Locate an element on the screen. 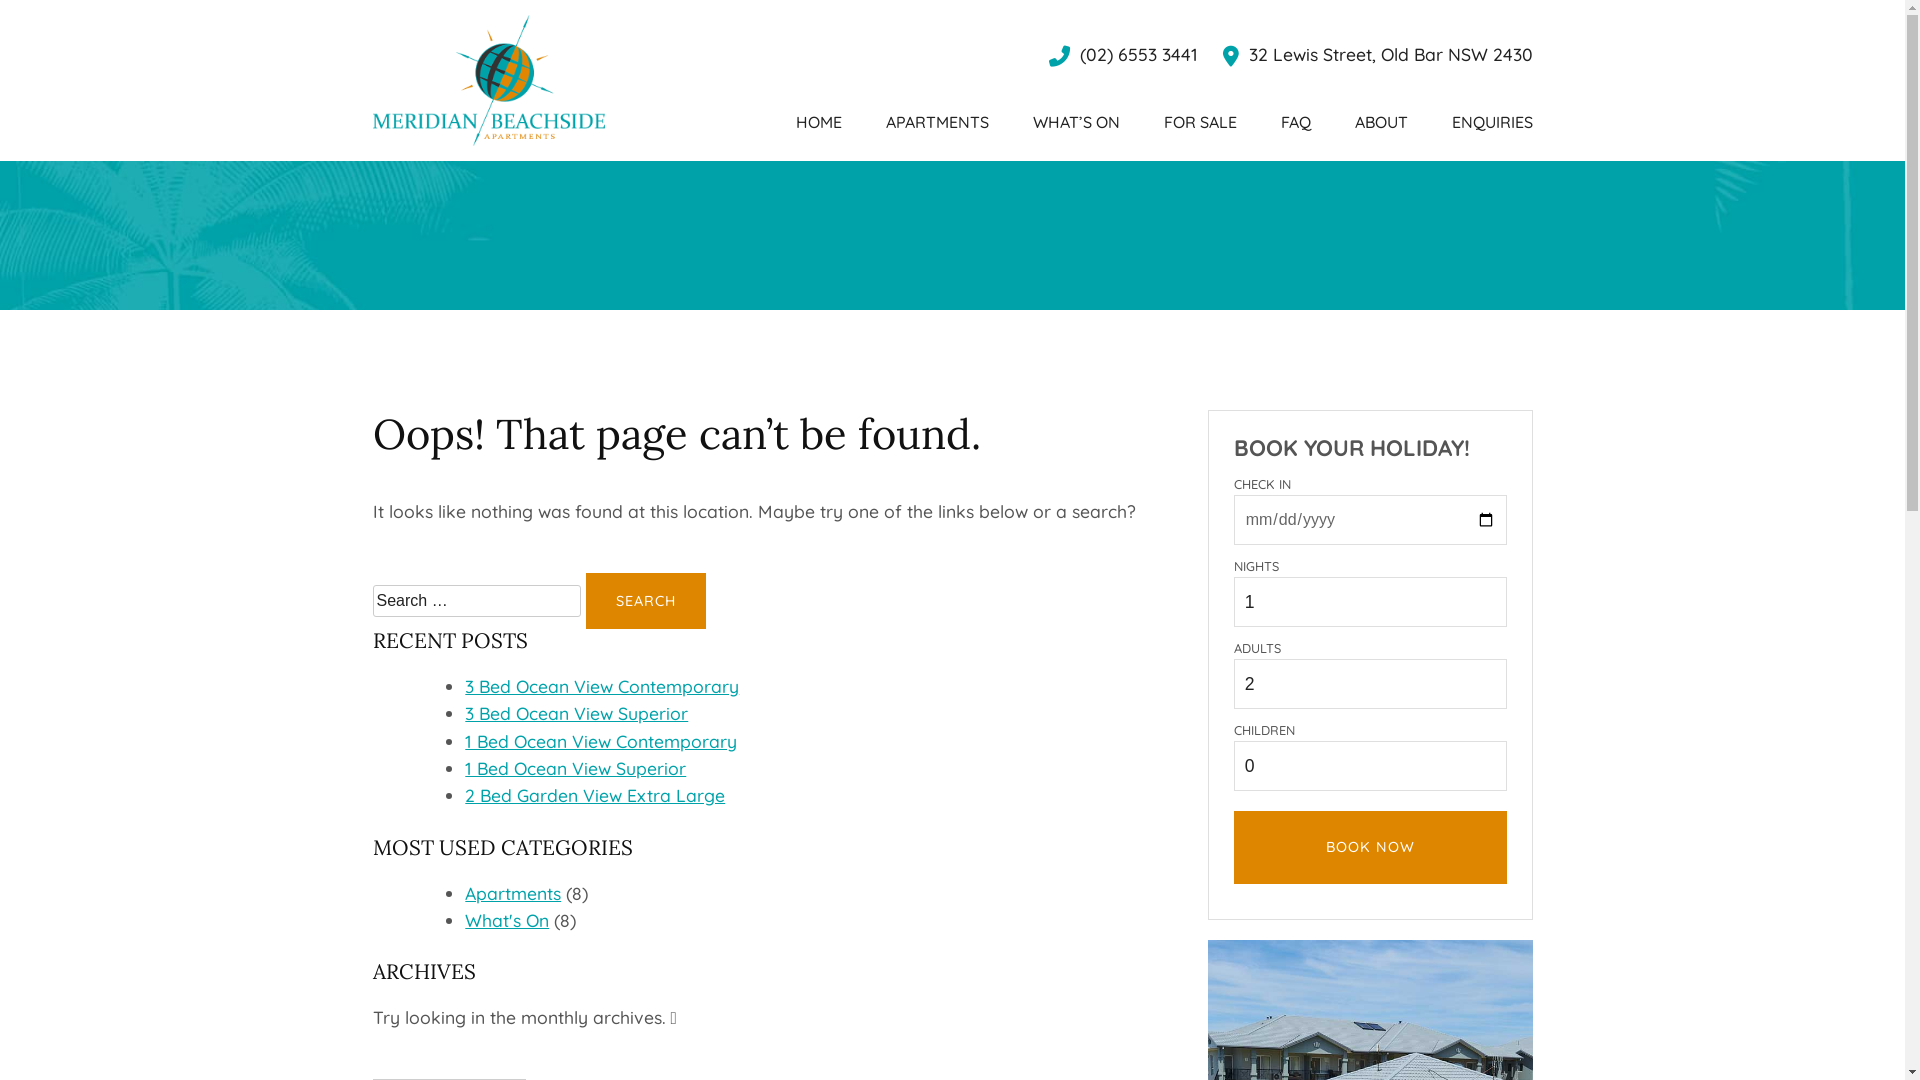 The height and width of the screenshot is (1080, 1920). '32 Lewis Street, Old Bar NSW 2430' is located at coordinates (1376, 53).